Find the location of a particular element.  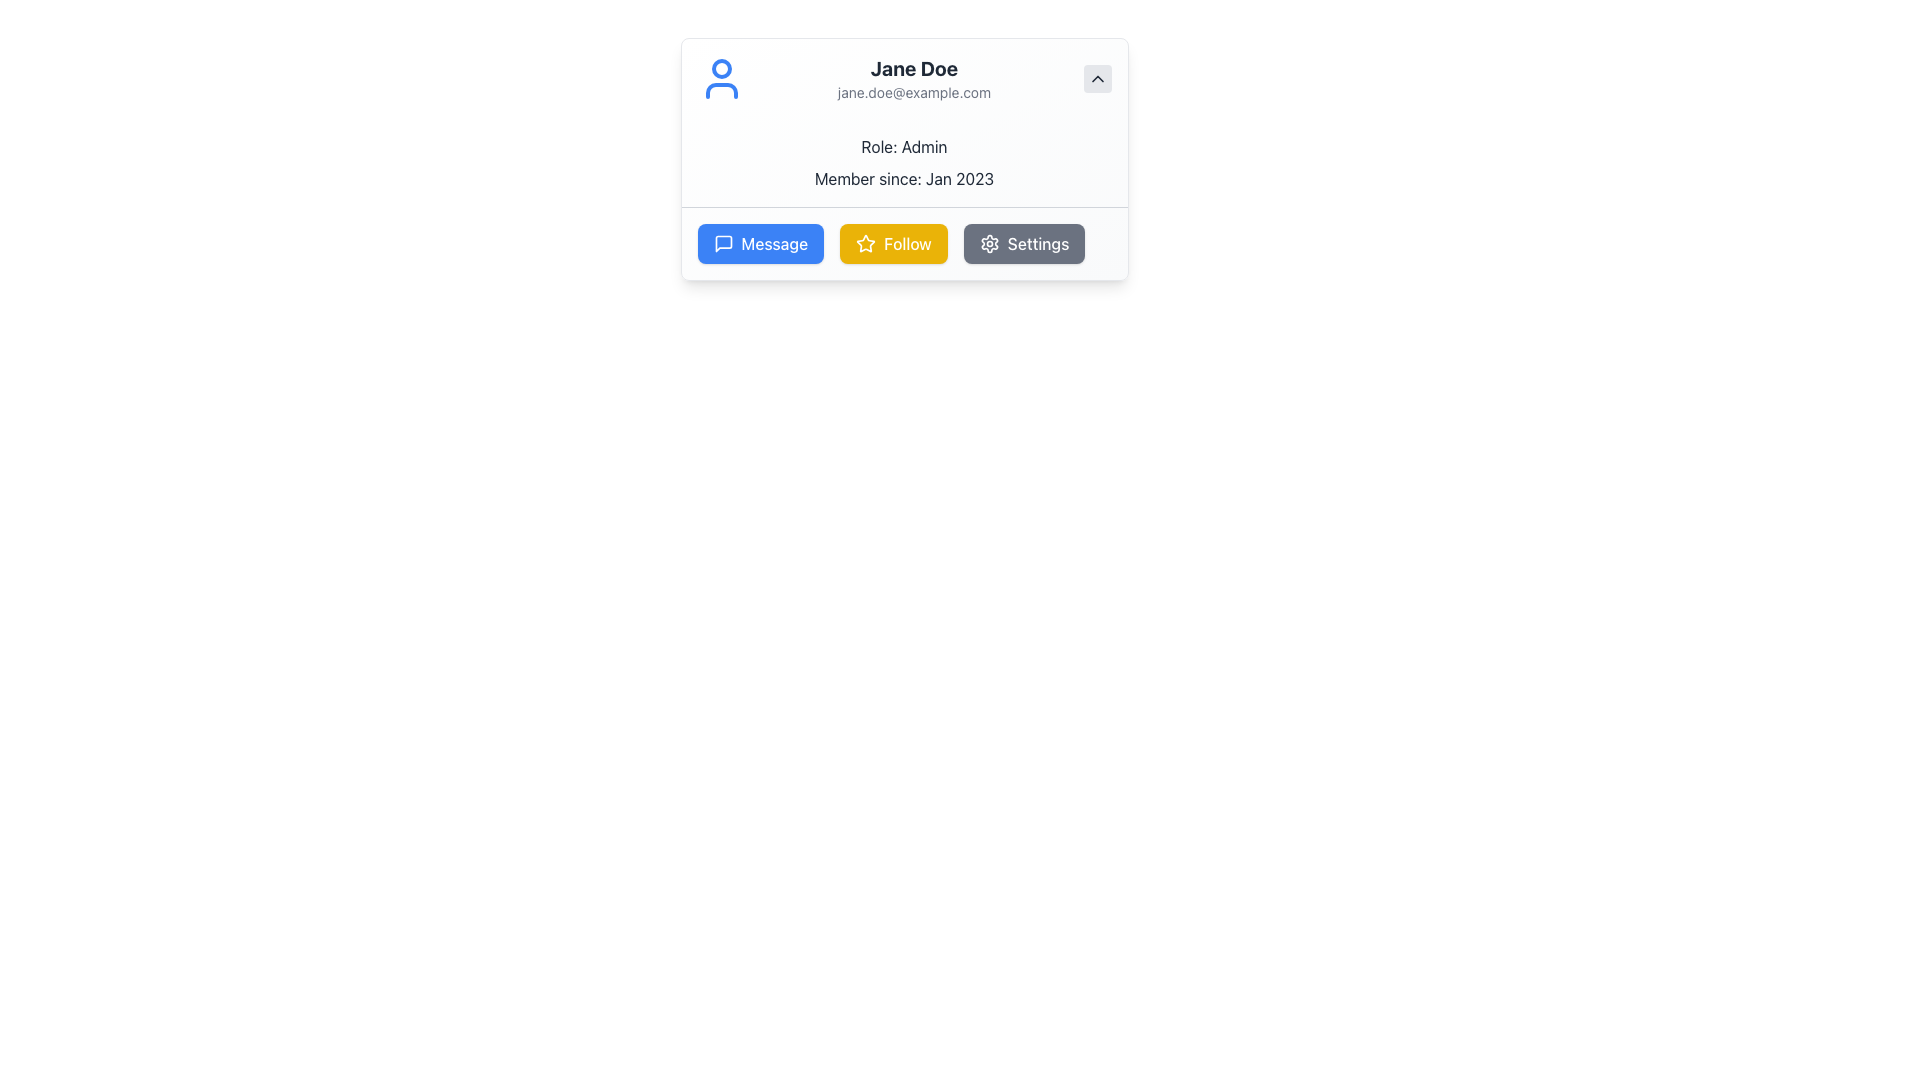

the static text label displaying 'Role: Admin', which is centered horizontally within a light background card, located near the top of a user profile card is located at coordinates (903, 145).